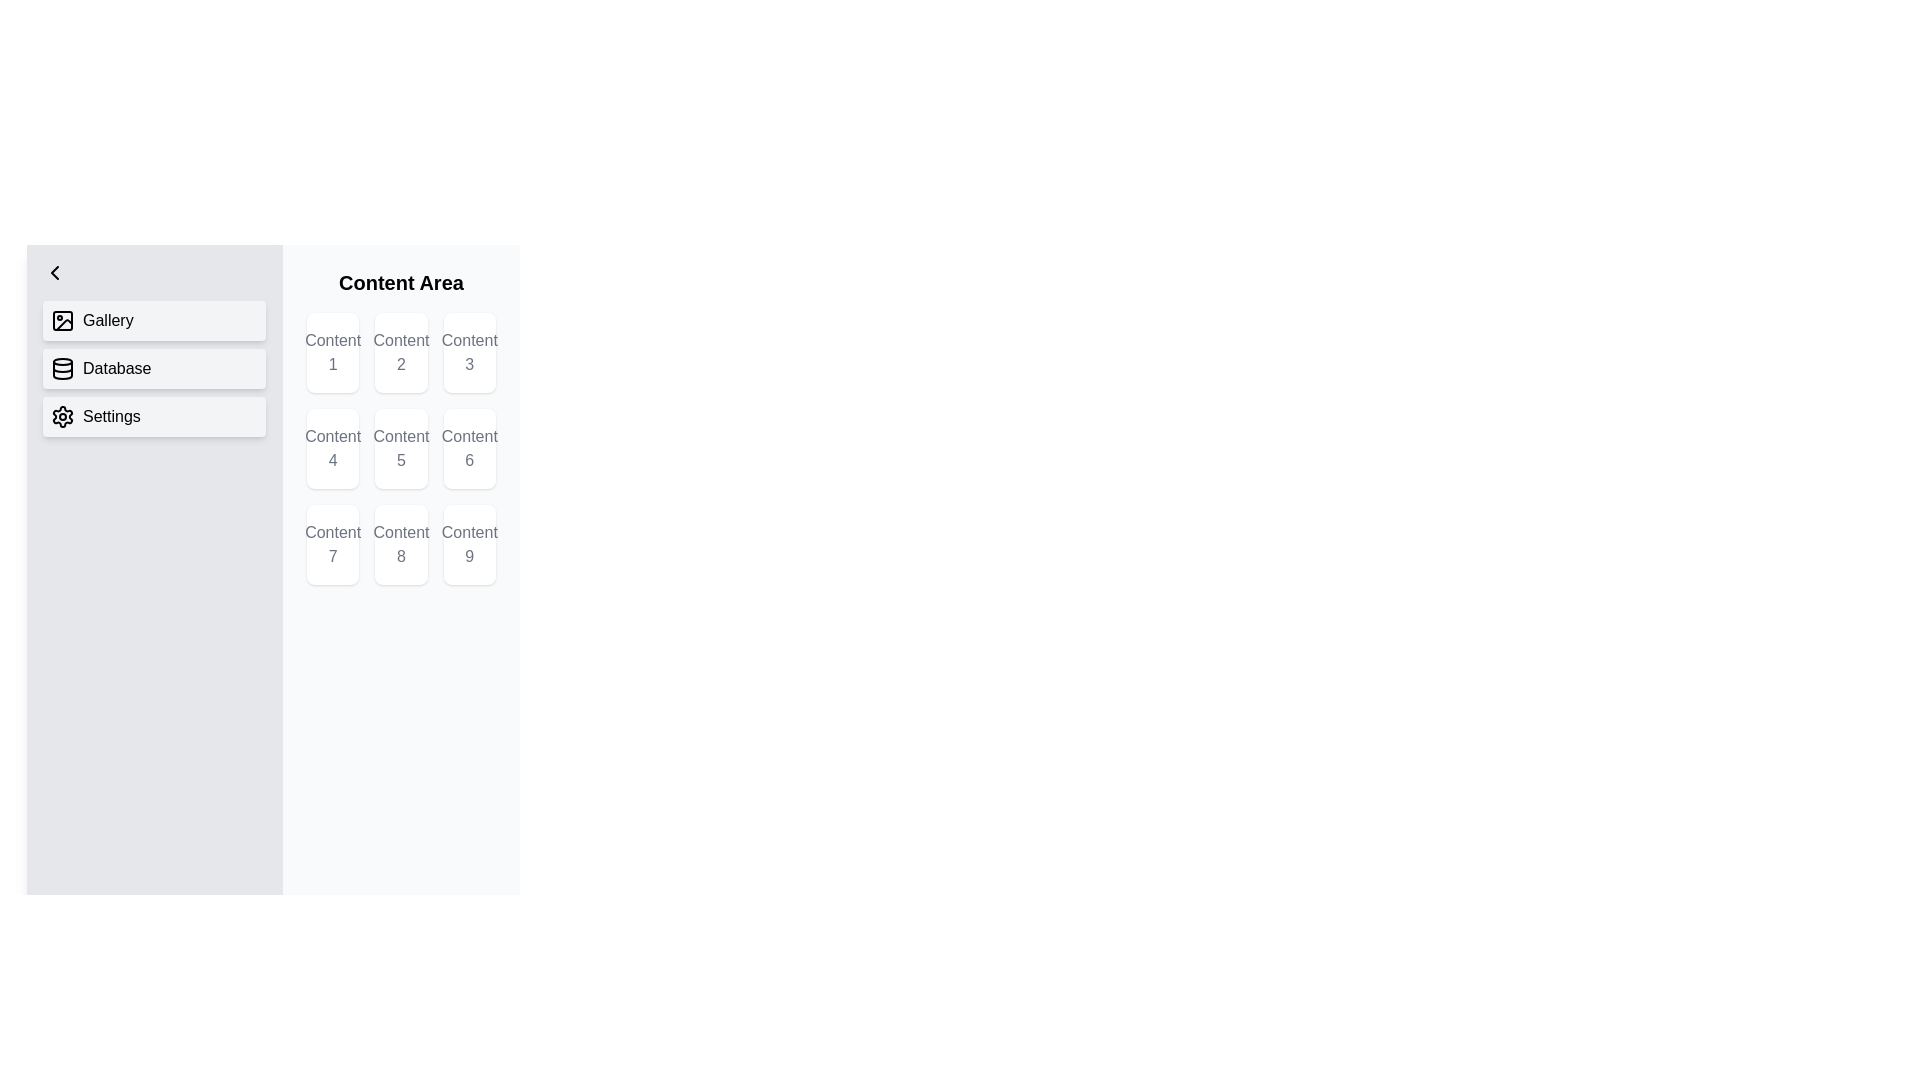 The width and height of the screenshot is (1920, 1080). What do you see at coordinates (62, 319) in the screenshot?
I see `the innermost rectangular SVG graphic that represents the 'Gallery' navigation option in the side menu` at bounding box center [62, 319].